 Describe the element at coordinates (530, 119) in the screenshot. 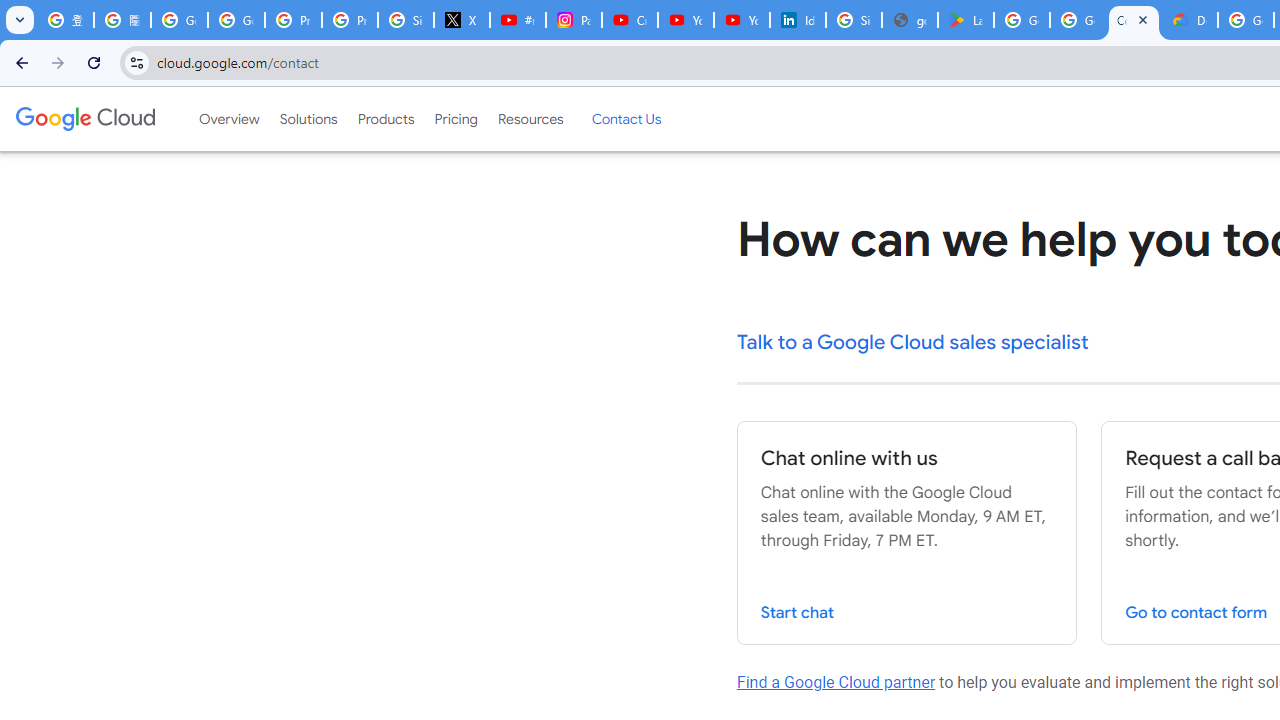

I see `'Resources'` at that location.